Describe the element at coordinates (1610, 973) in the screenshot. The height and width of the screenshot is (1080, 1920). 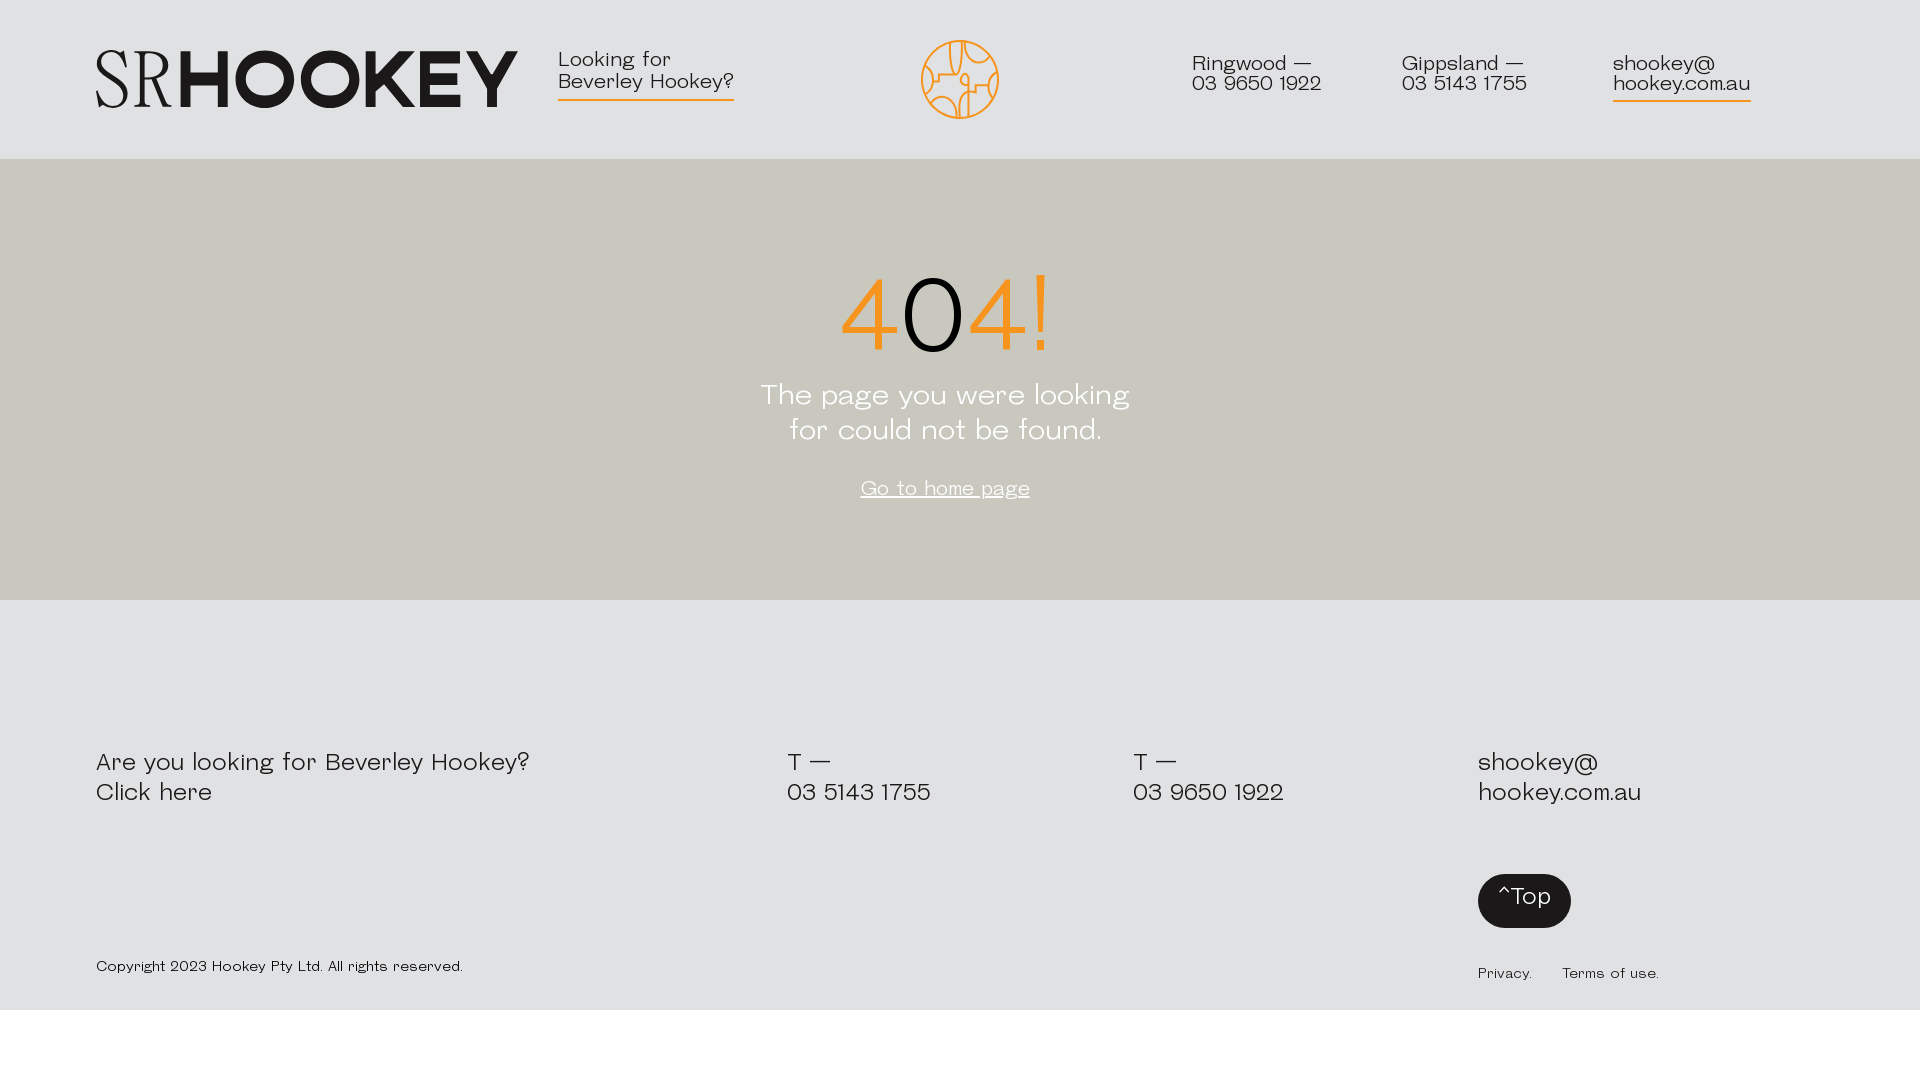
I see `'Terms of use.'` at that location.